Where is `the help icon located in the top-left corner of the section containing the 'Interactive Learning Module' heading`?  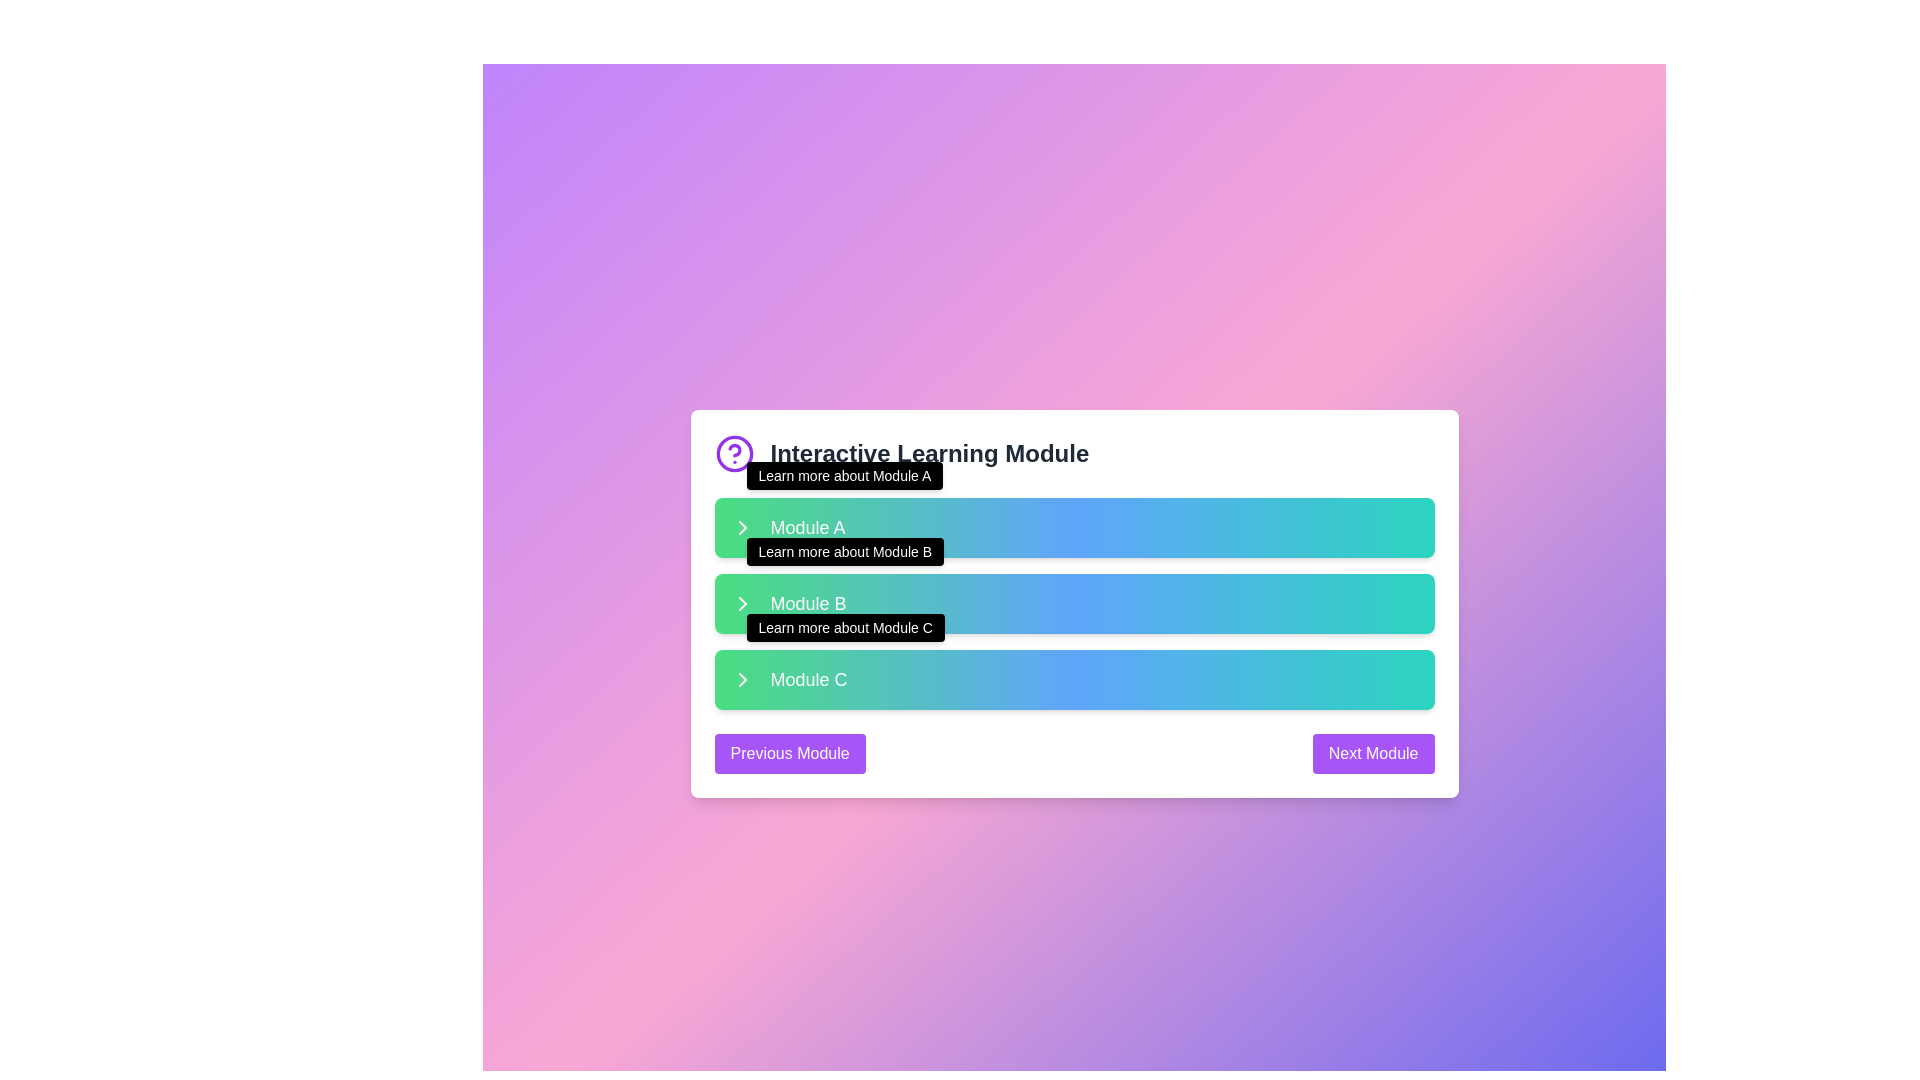 the help icon located in the top-left corner of the section containing the 'Interactive Learning Module' heading is located at coordinates (733, 454).